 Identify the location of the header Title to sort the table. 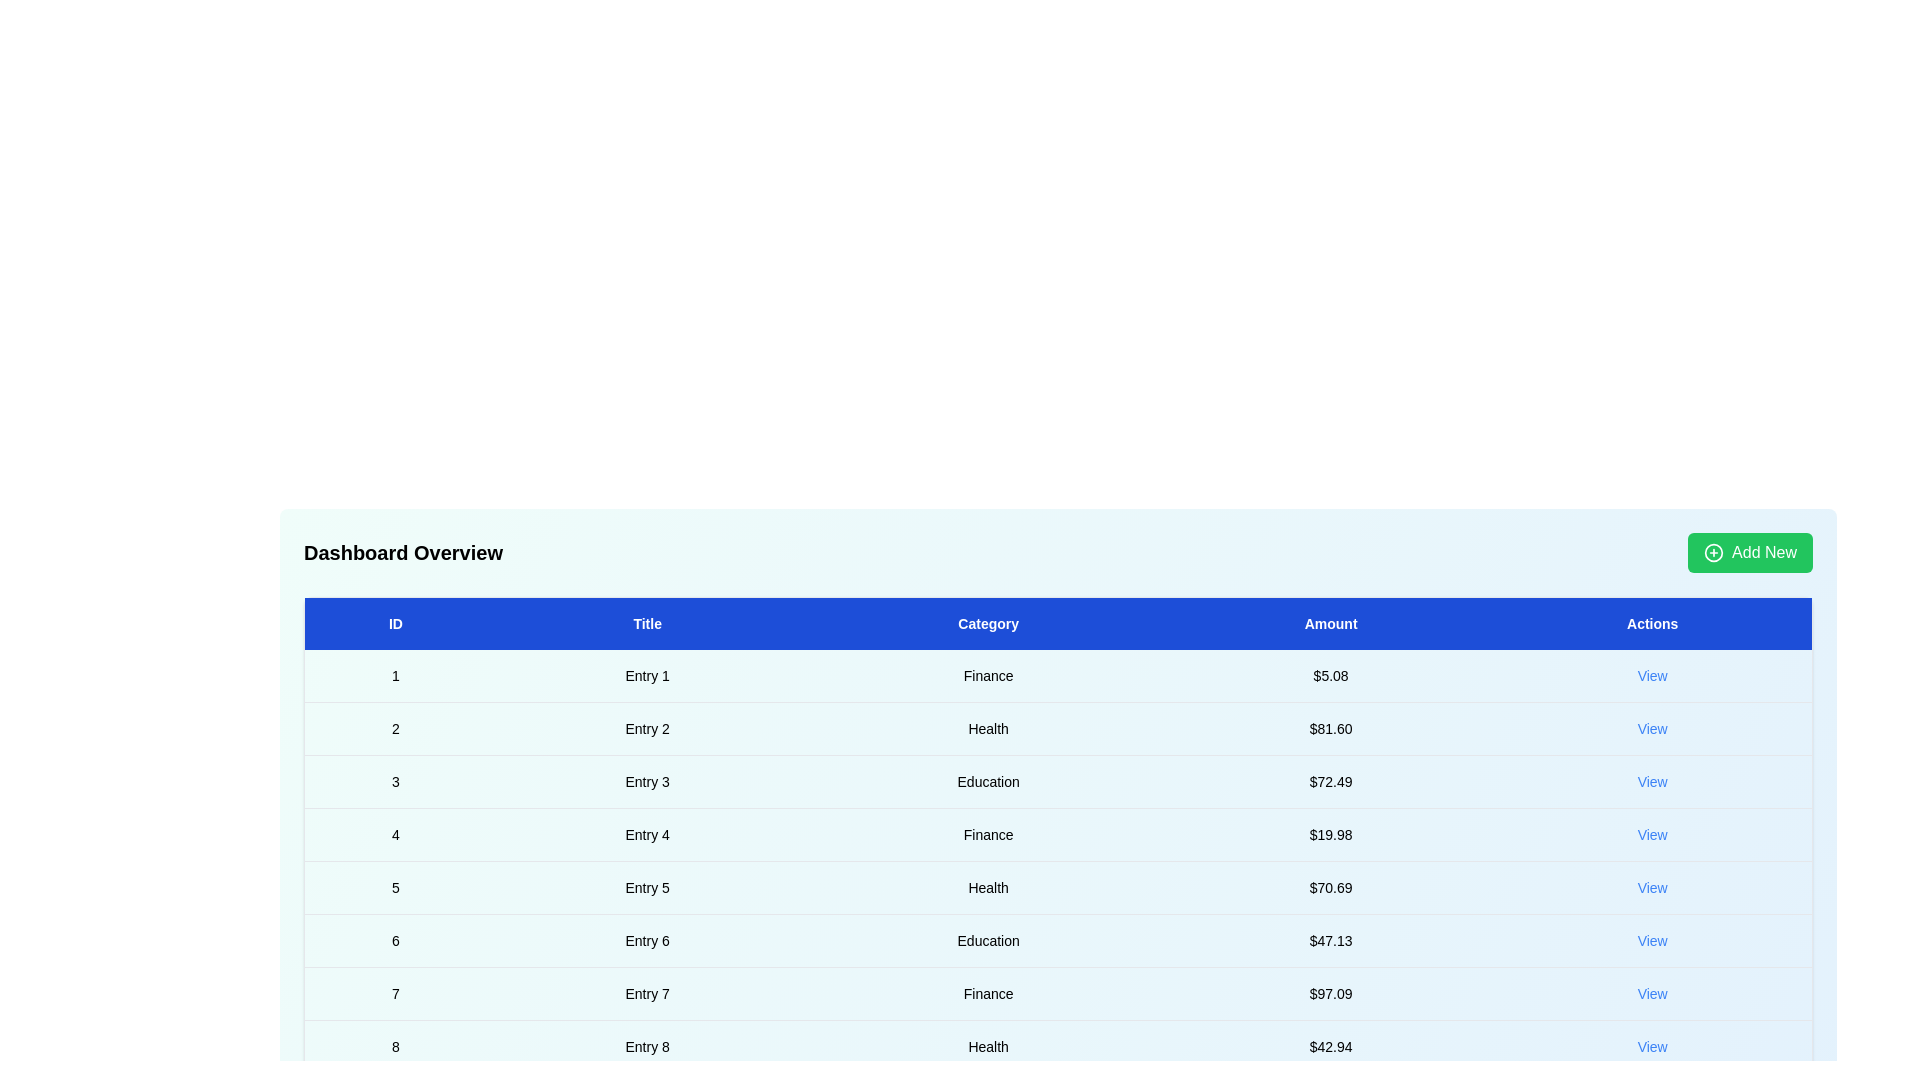
(647, 623).